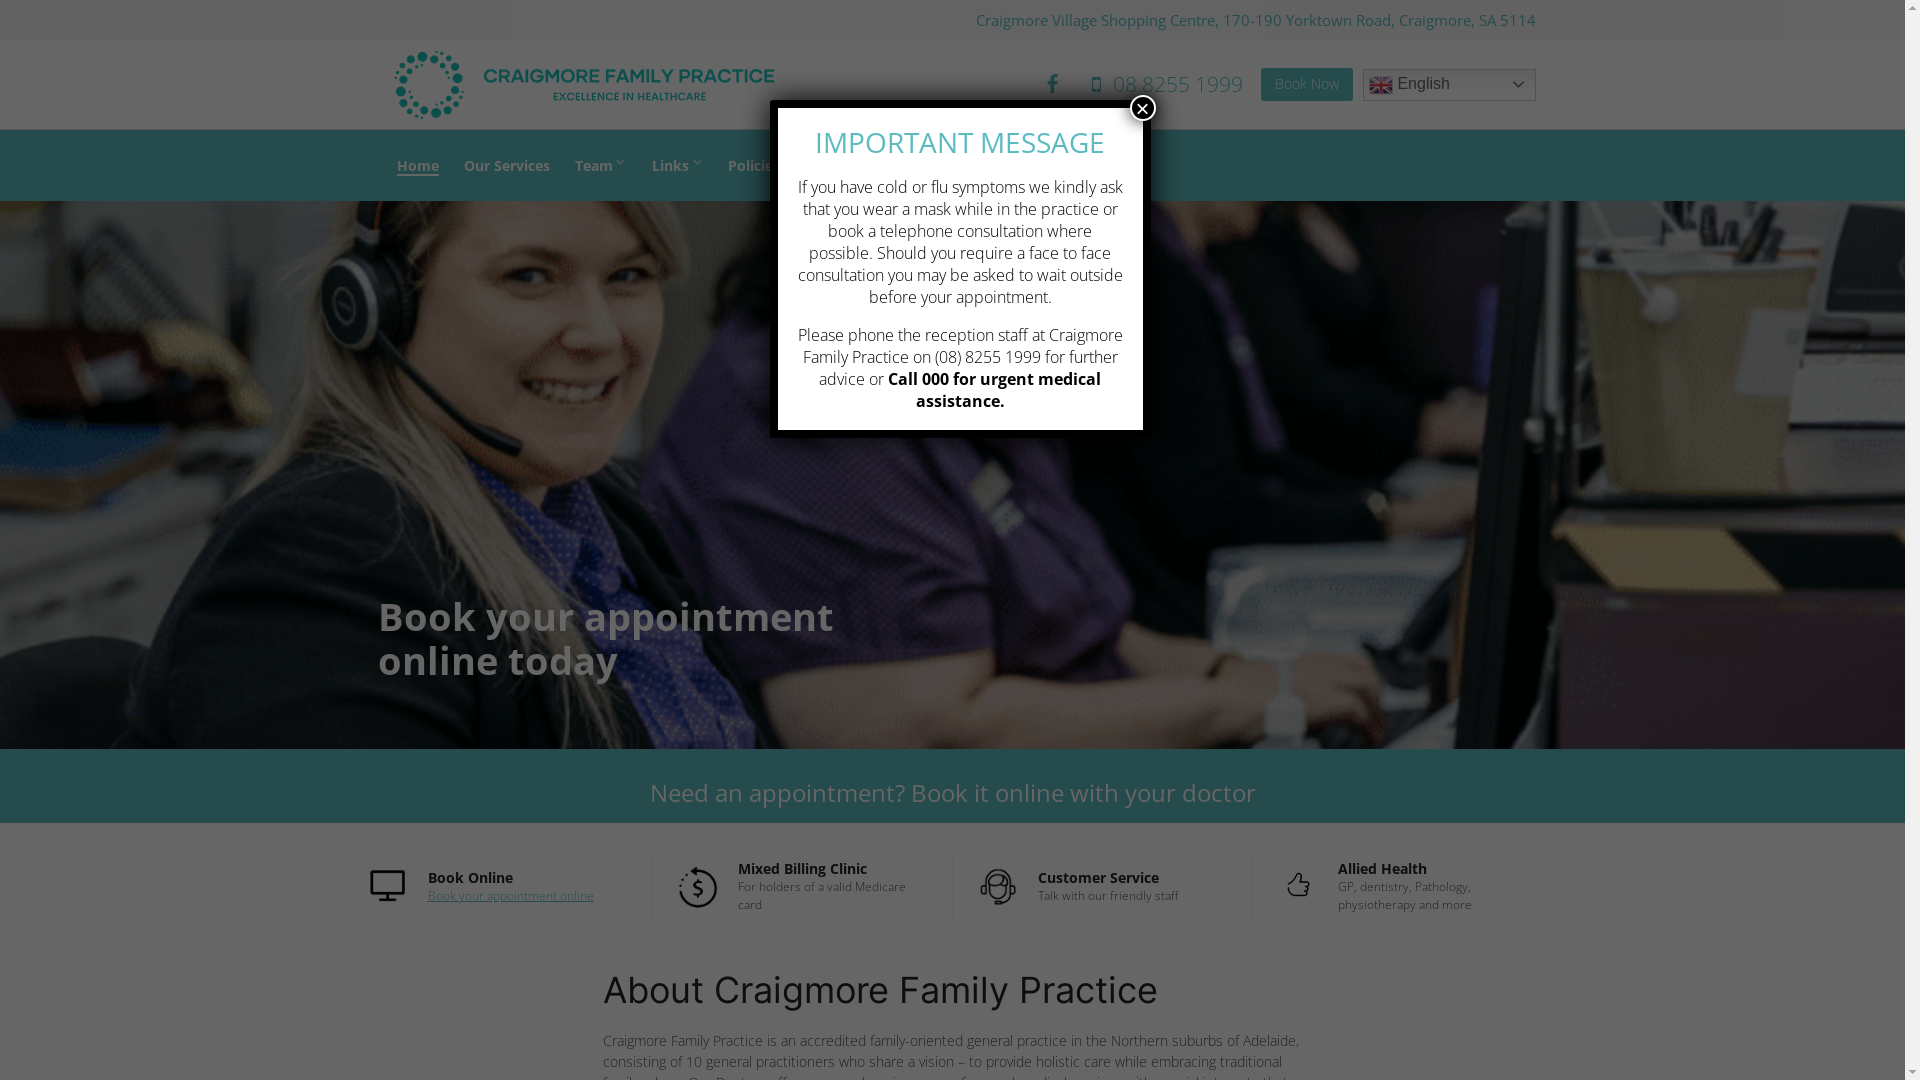 This screenshot has height=1080, width=1920. I want to click on 'Links', so click(677, 163).